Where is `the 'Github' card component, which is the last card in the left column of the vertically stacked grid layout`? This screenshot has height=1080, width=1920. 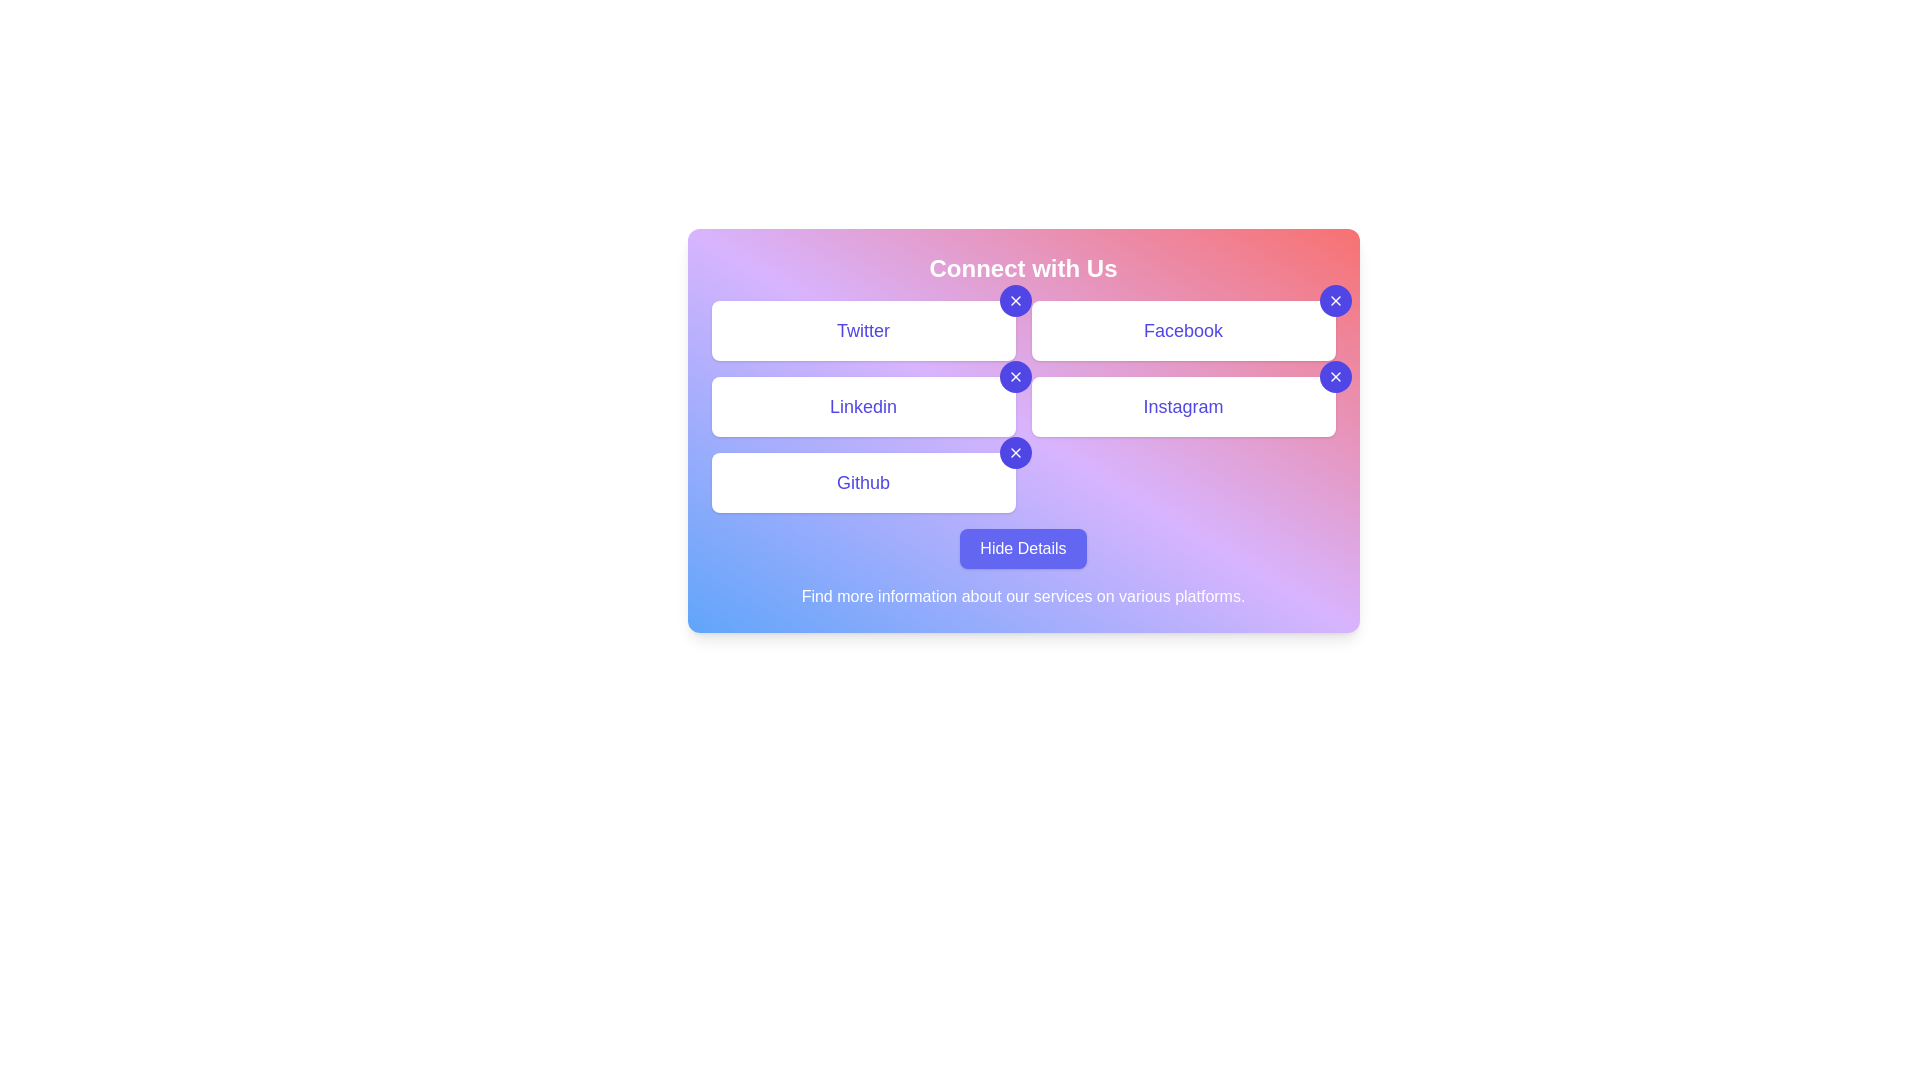 the 'Github' card component, which is the last card in the left column of the vertically stacked grid layout is located at coordinates (863, 482).